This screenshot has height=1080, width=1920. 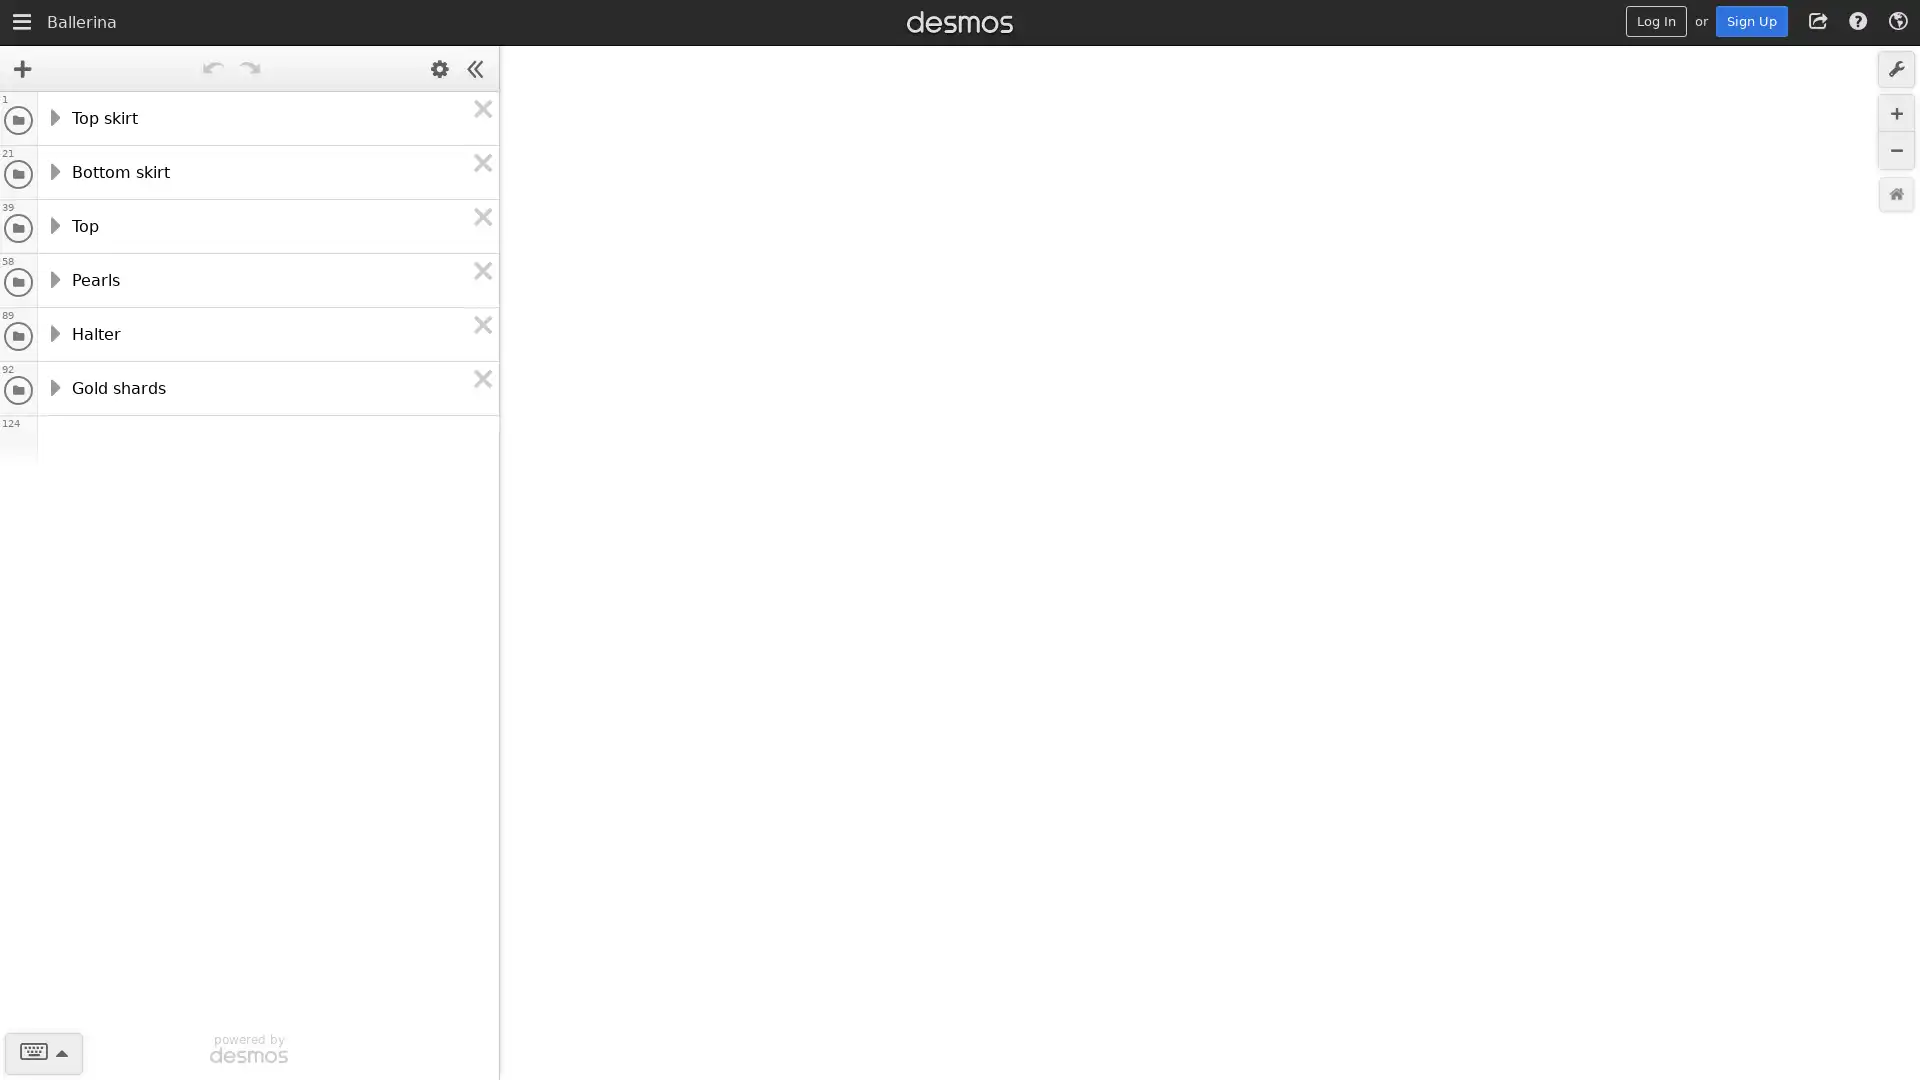 What do you see at coordinates (1895, 113) in the screenshot?
I see `Zoom In` at bounding box center [1895, 113].